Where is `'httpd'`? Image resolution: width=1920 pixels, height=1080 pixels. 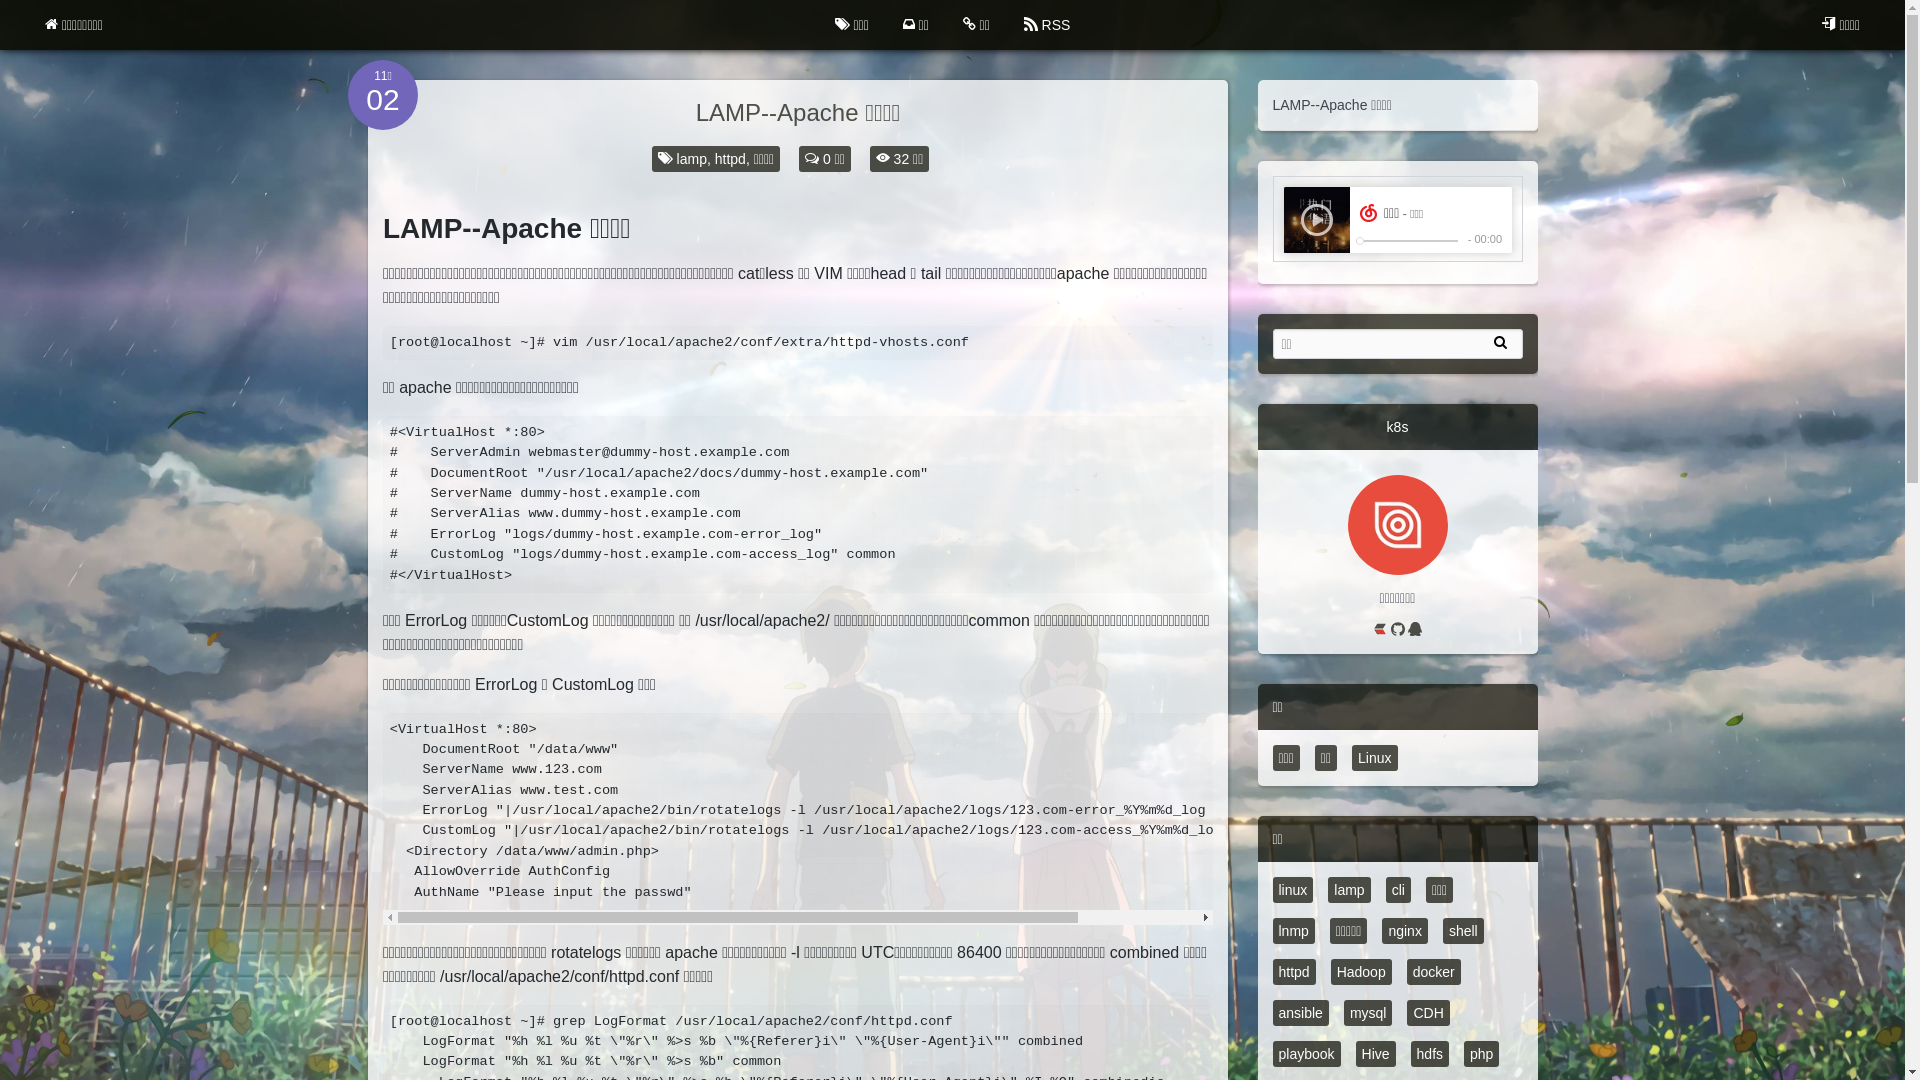 'httpd' is located at coordinates (1293, 971).